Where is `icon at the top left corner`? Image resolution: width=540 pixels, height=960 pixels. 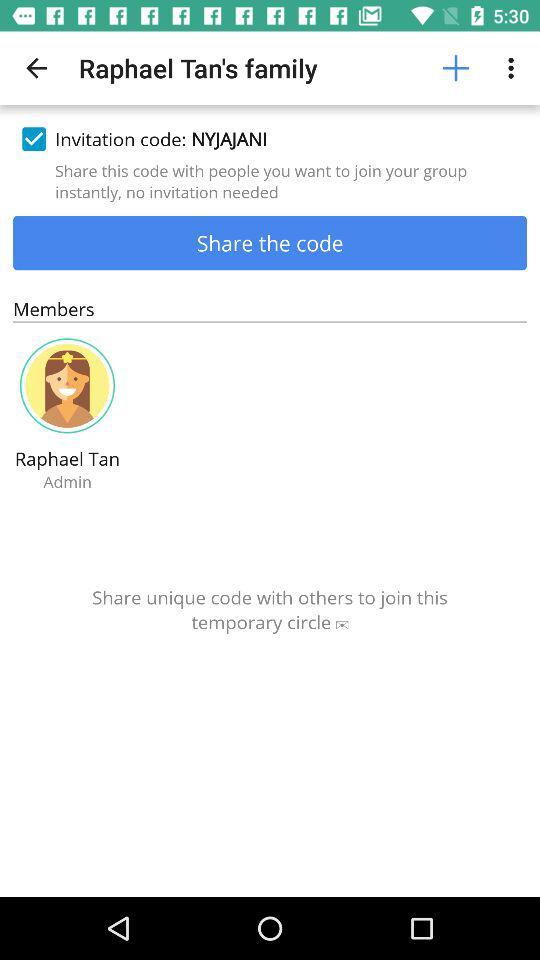
icon at the top left corner is located at coordinates (36, 68).